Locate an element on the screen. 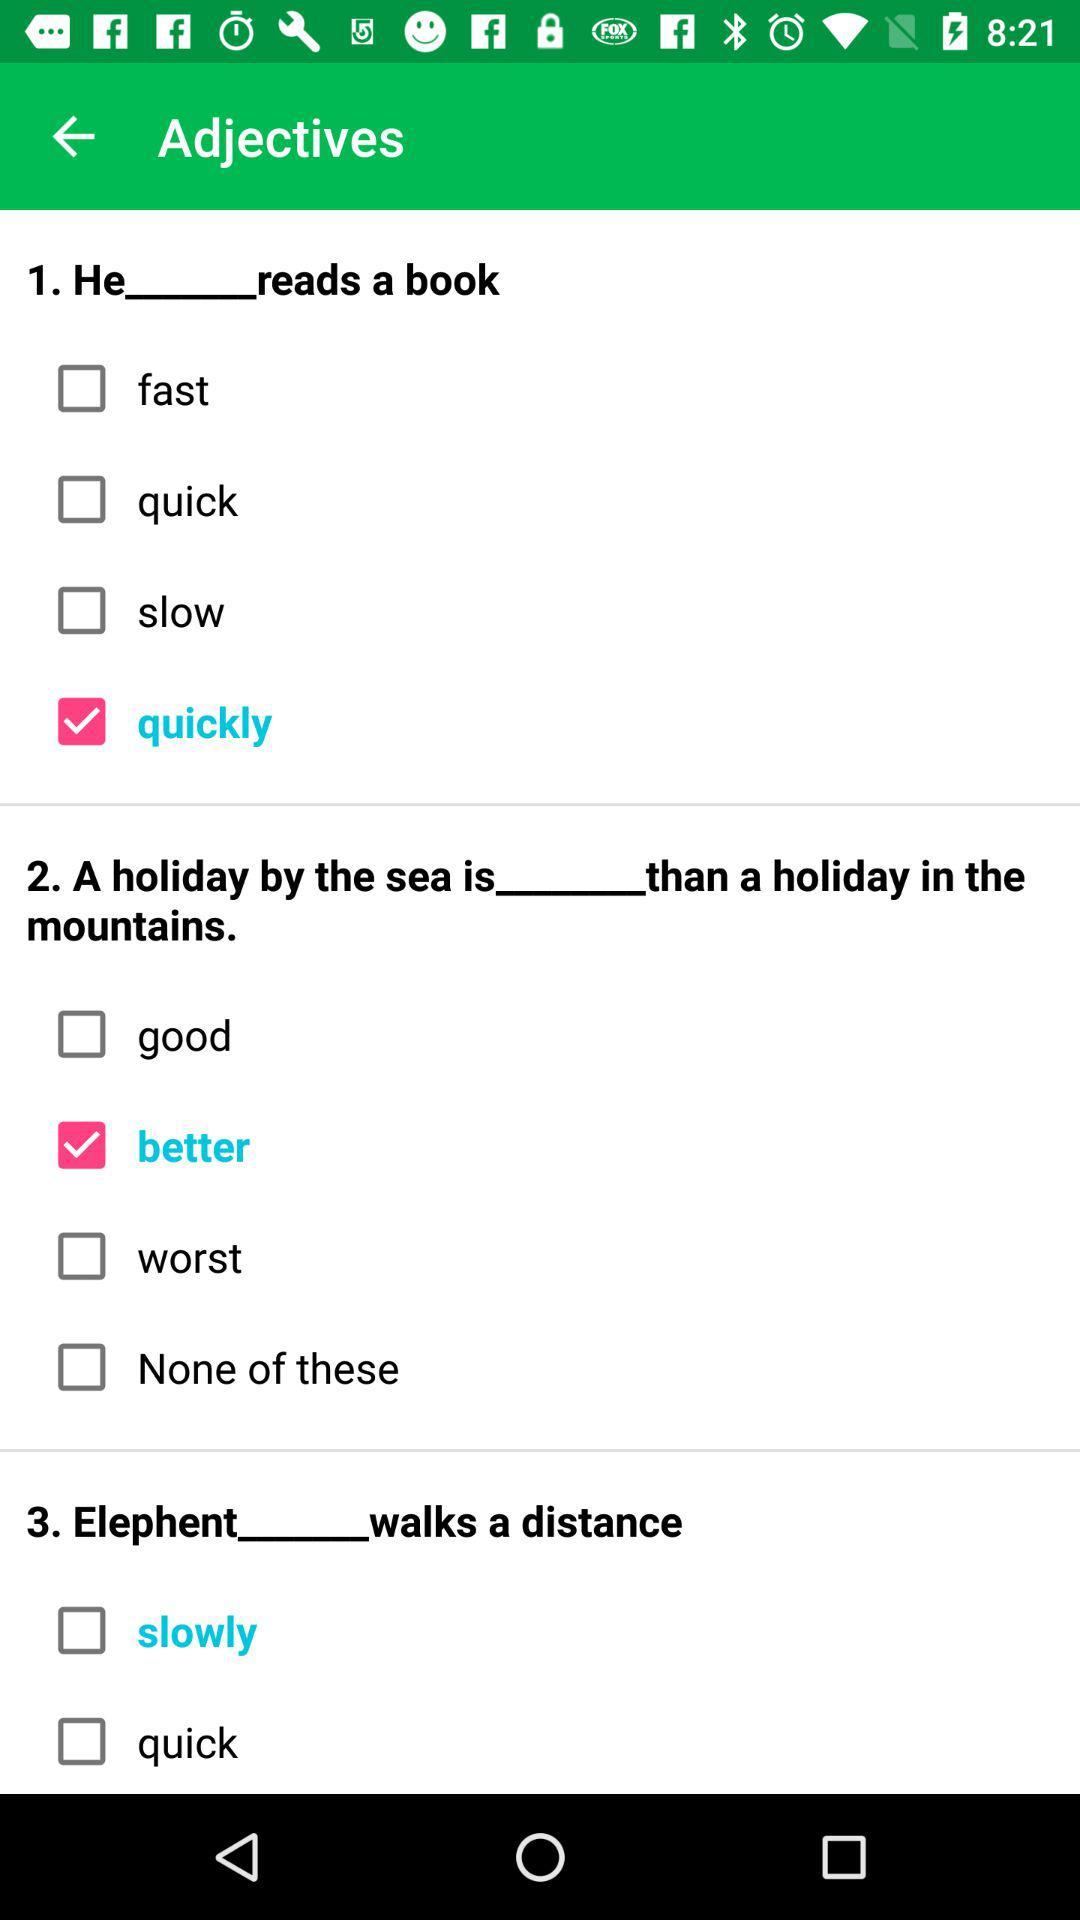 This screenshot has height=1920, width=1080. the icon above the 1 he_______reads a is located at coordinates (72, 135).